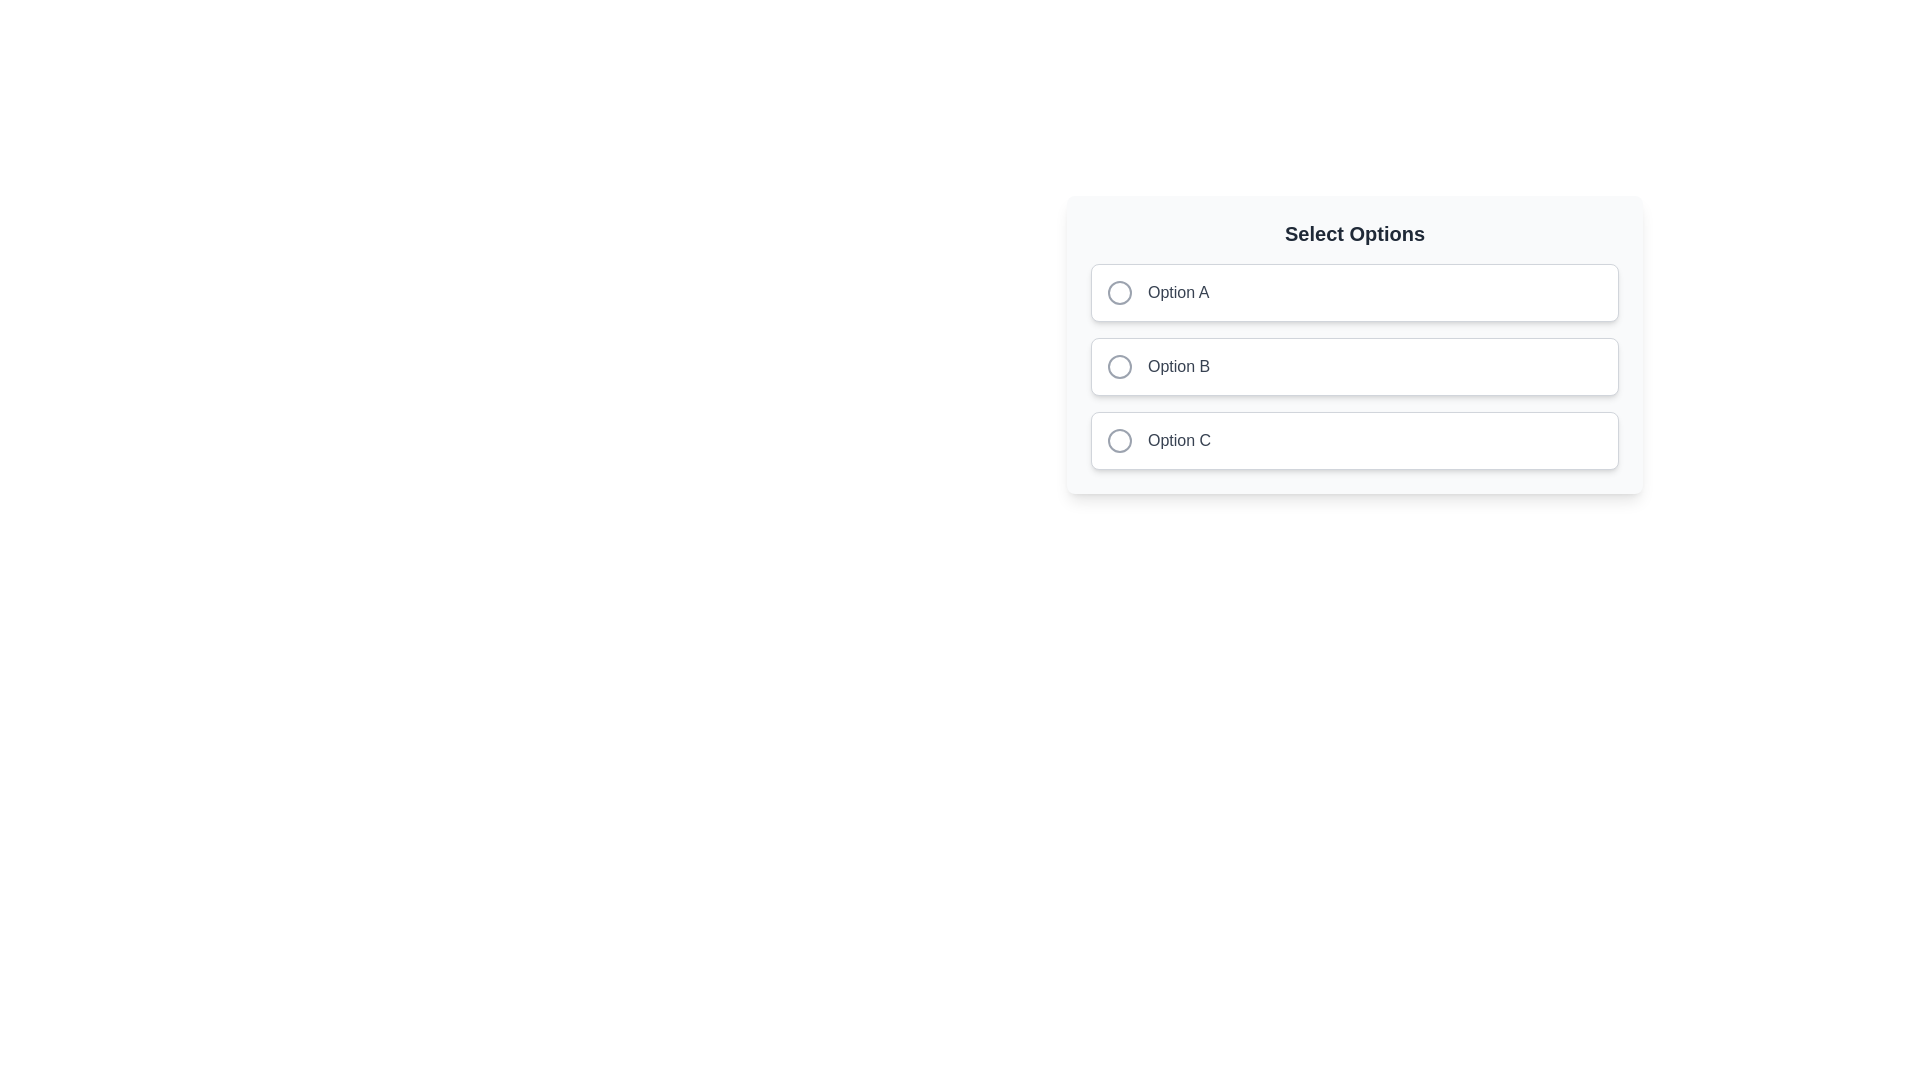  Describe the element at coordinates (1354, 366) in the screenshot. I see `the vertically aligned Selection Group labeled 'Option A,' 'Option B,' and 'Option C'` at that location.